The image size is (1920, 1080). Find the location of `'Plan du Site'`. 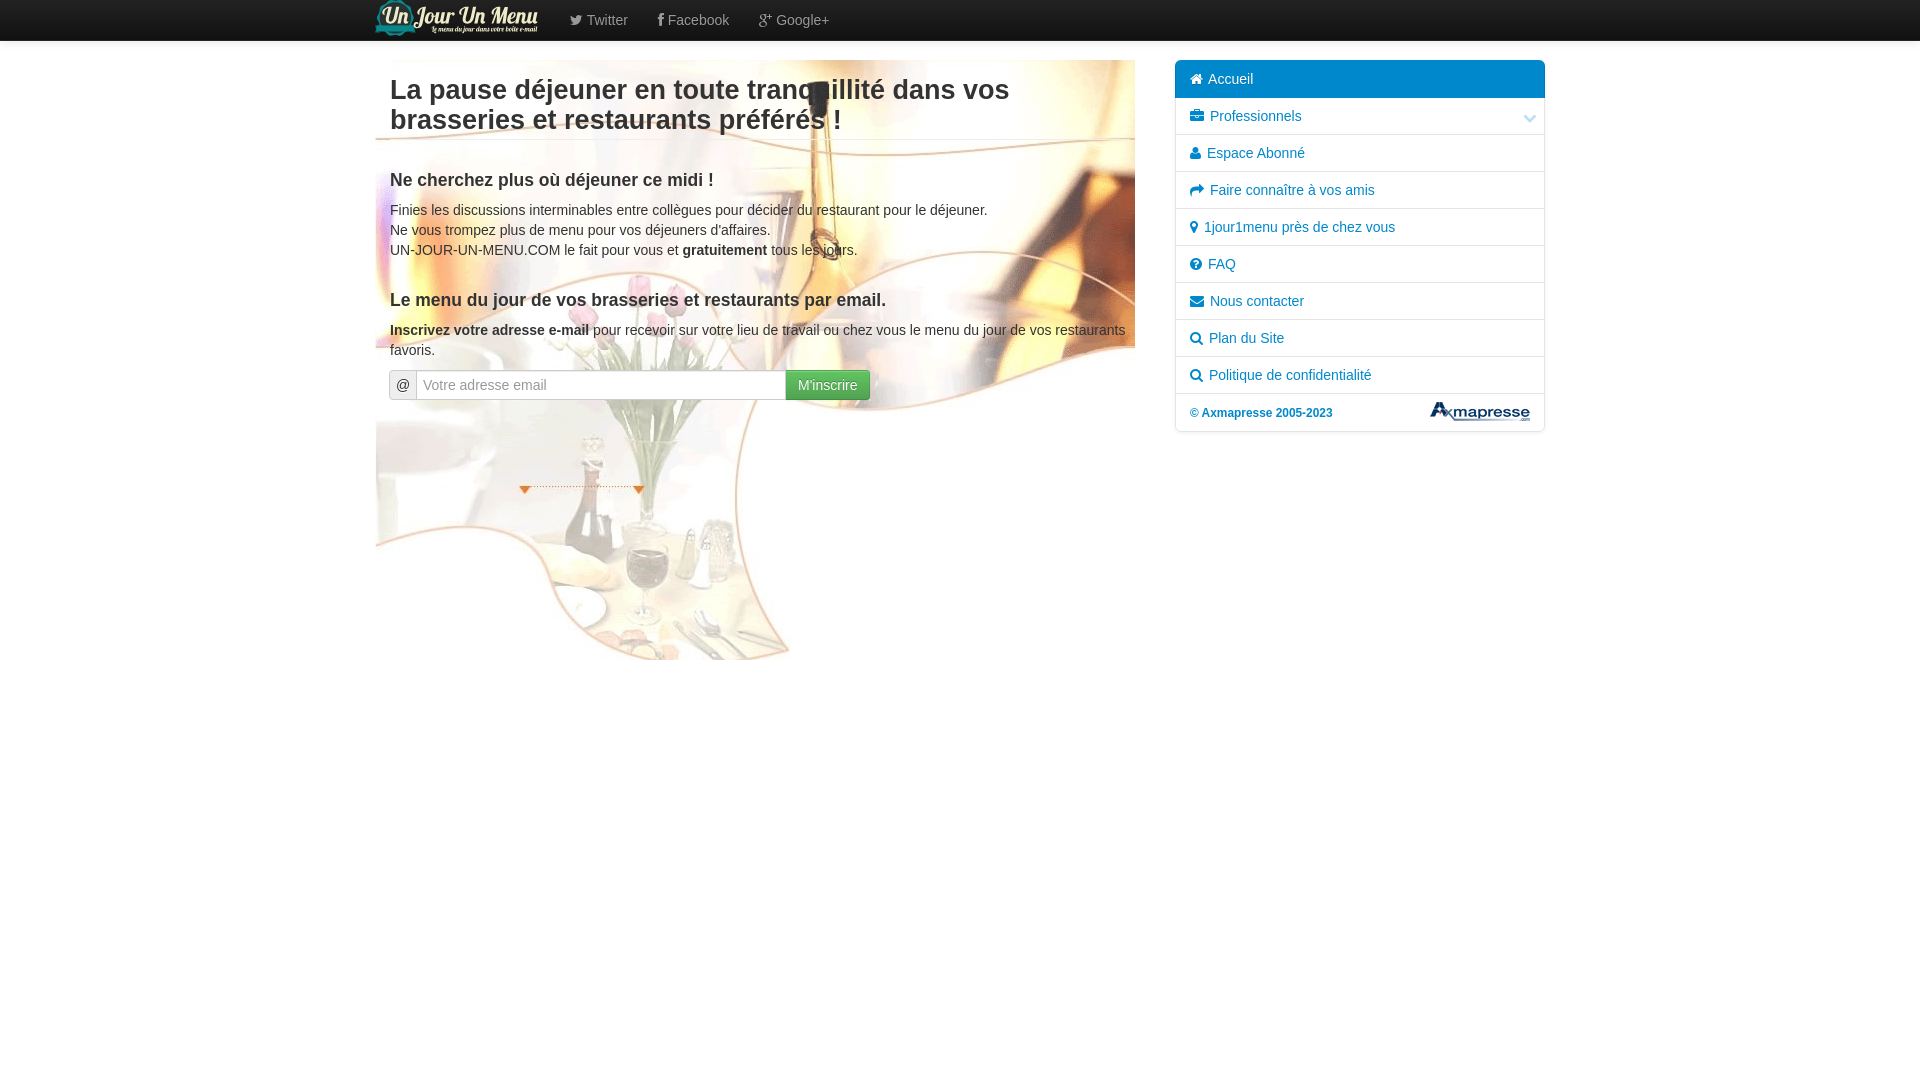

'Plan du Site' is located at coordinates (1359, 337).